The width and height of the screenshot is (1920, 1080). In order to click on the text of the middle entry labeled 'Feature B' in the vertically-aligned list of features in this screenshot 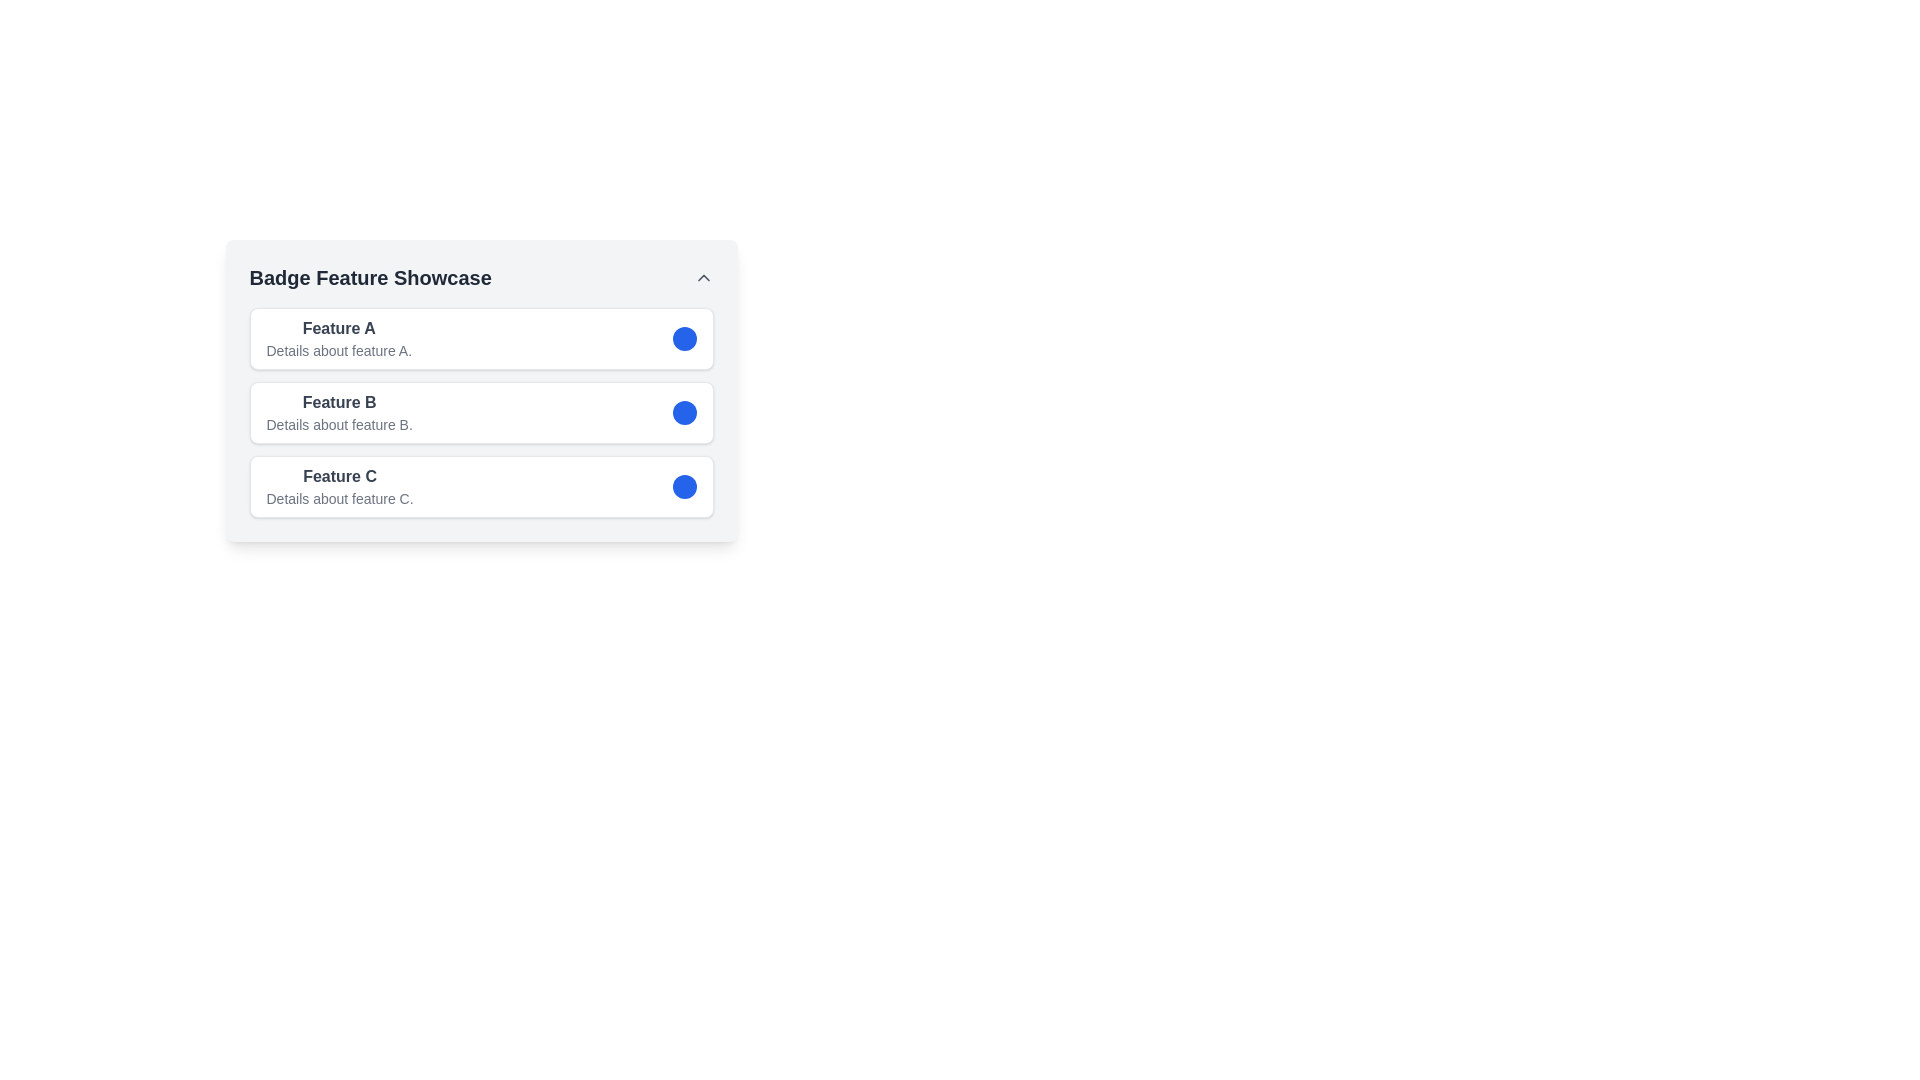, I will do `click(481, 411)`.